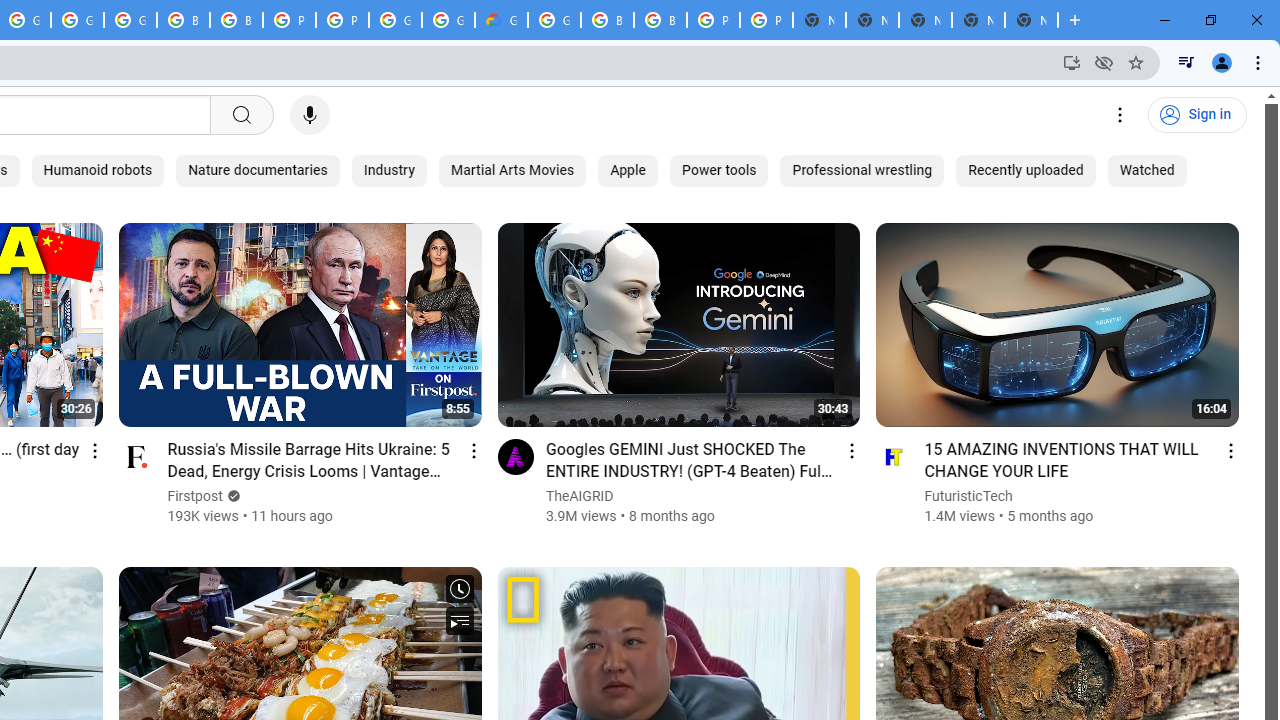 The image size is (1280, 720). I want to click on 'Watched', so click(1146, 170).